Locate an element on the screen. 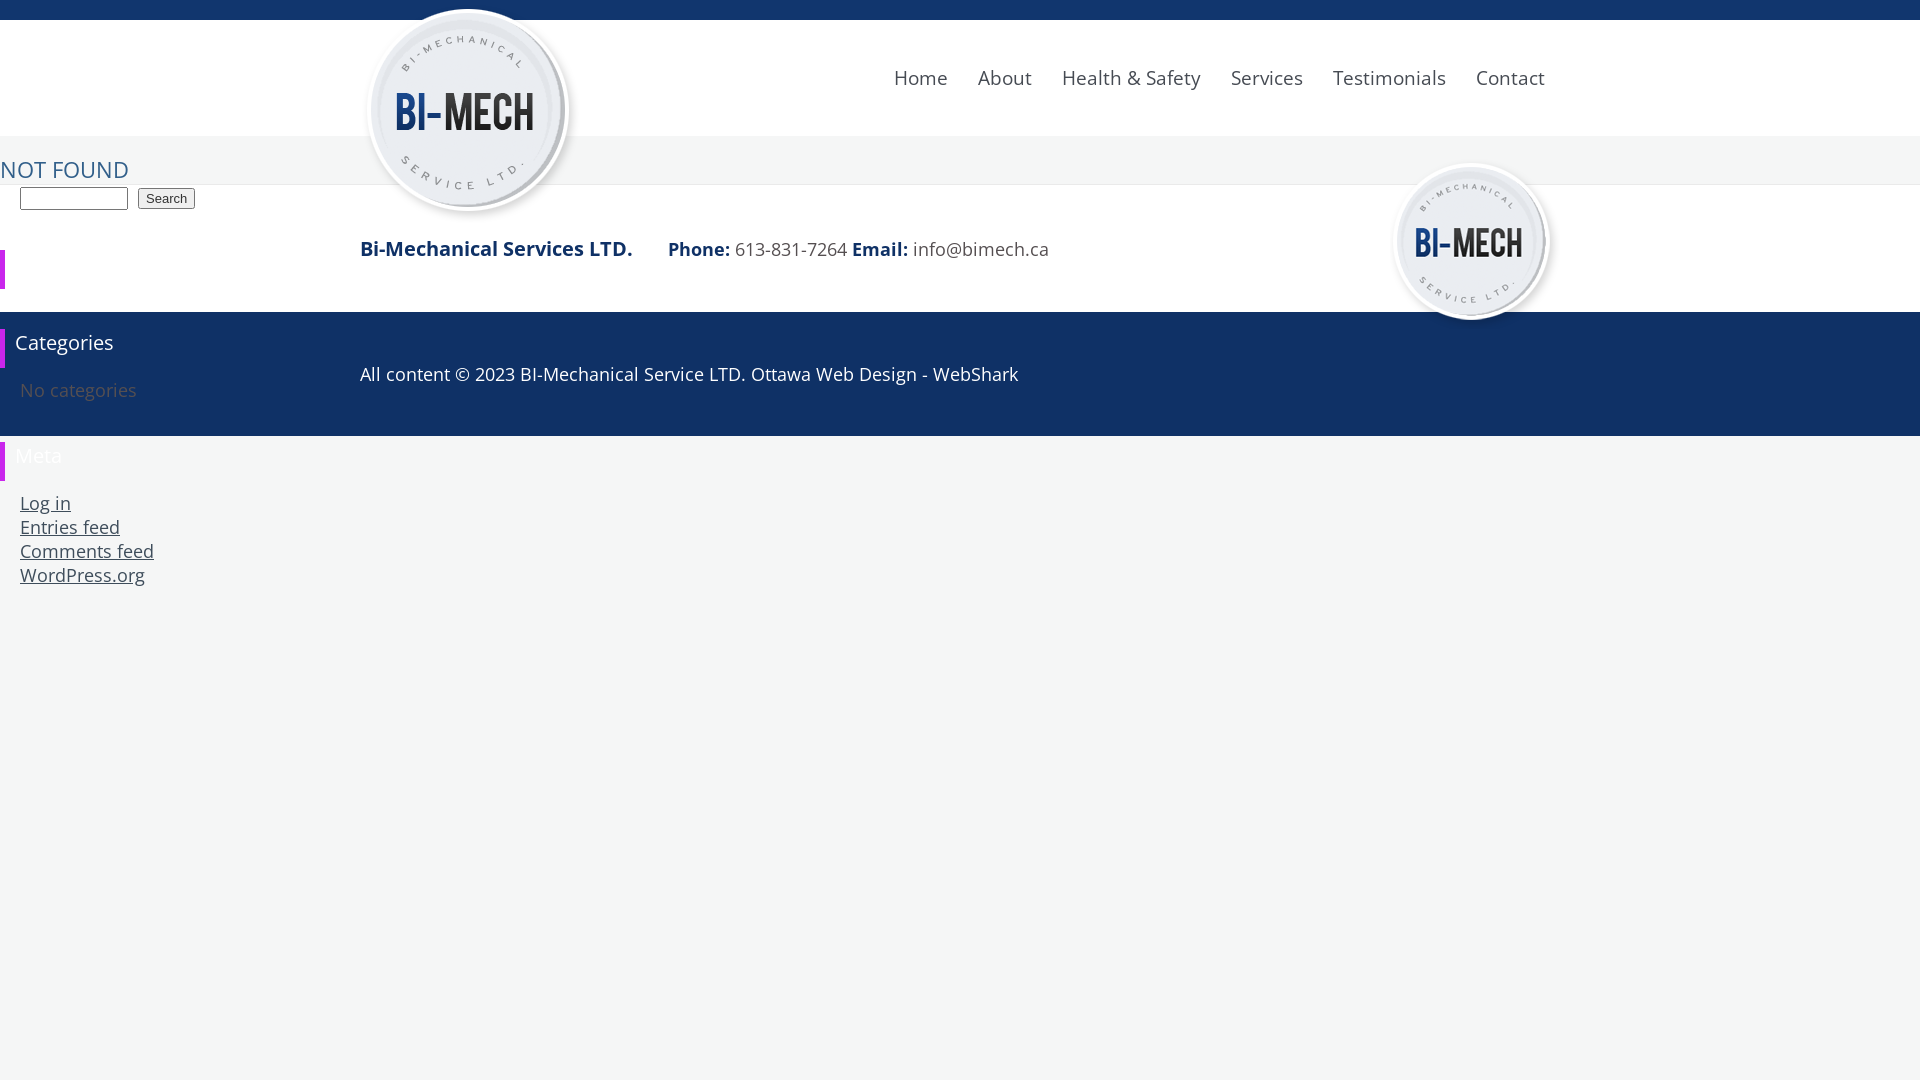 The height and width of the screenshot is (1080, 1920). 'Testimonials' is located at coordinates (1318, 76).